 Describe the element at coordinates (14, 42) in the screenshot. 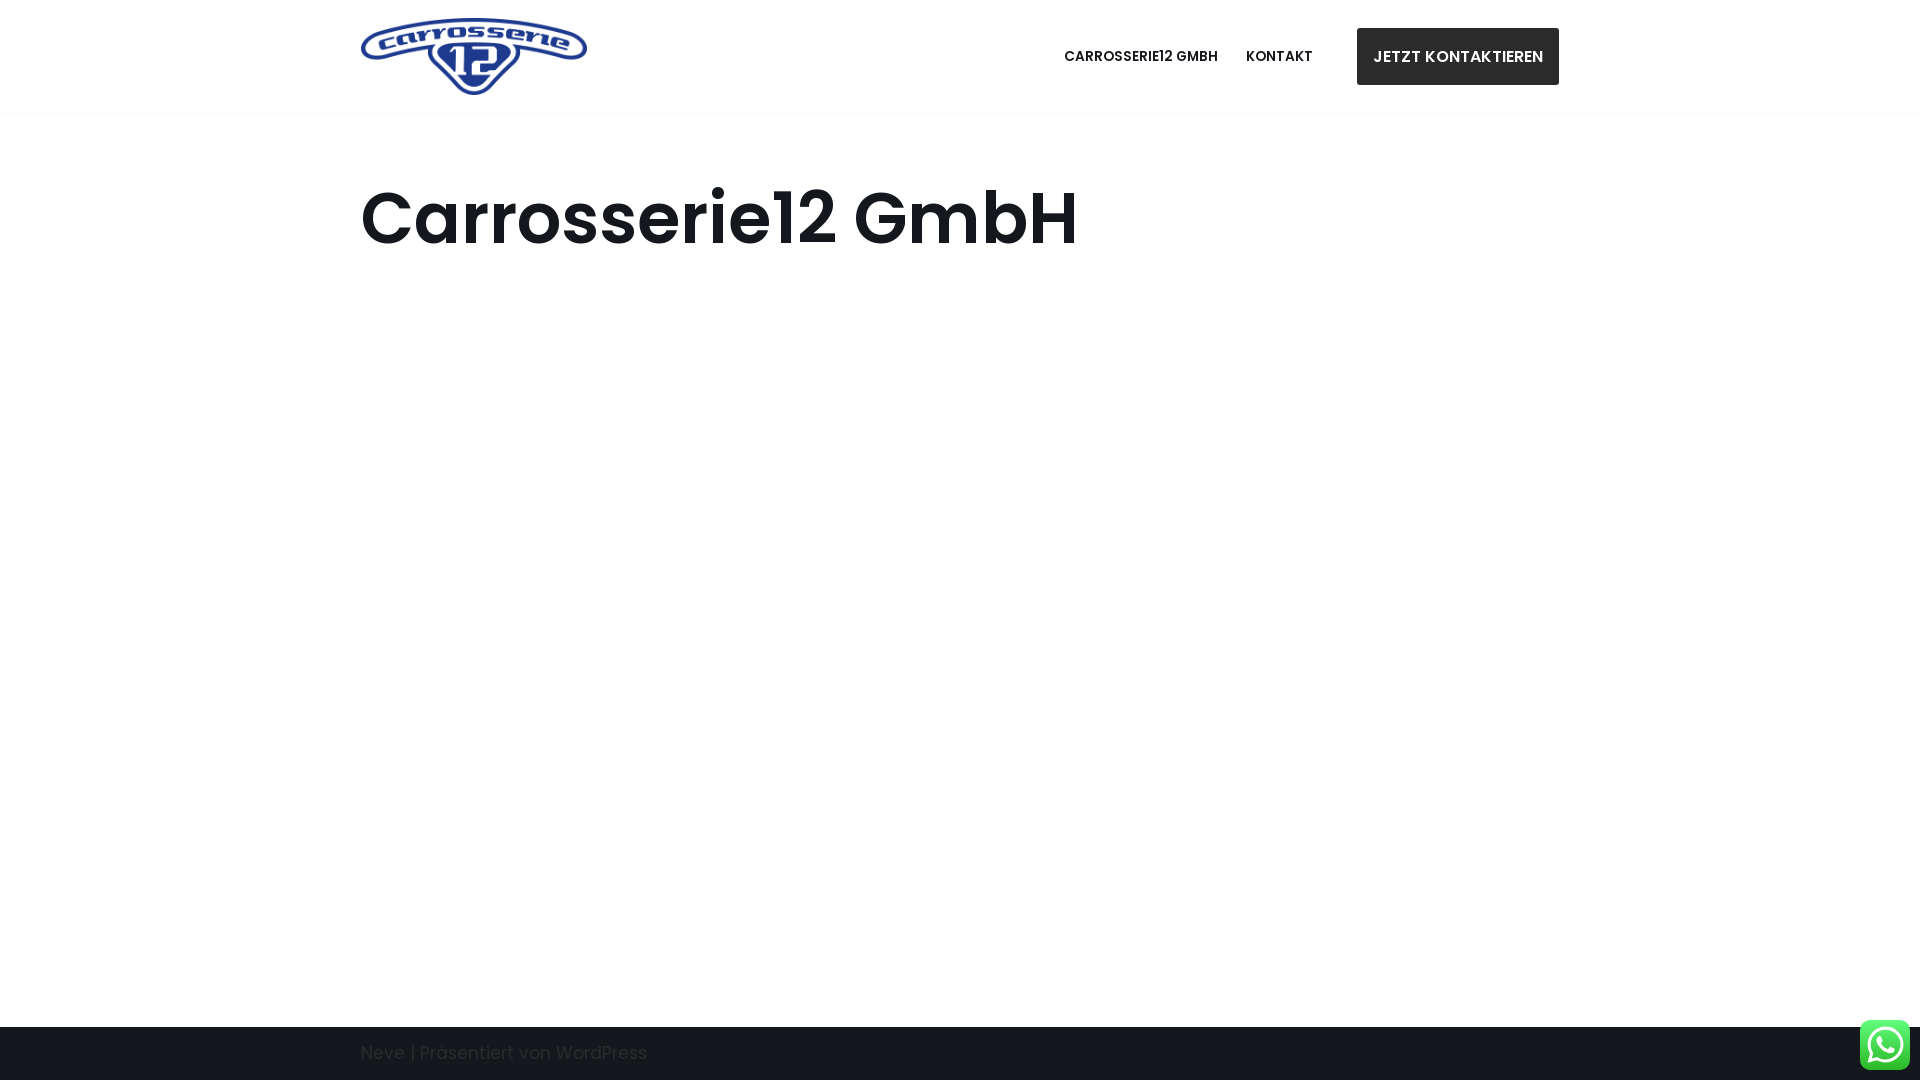

I see `'Zum Inhalt'` at that location.